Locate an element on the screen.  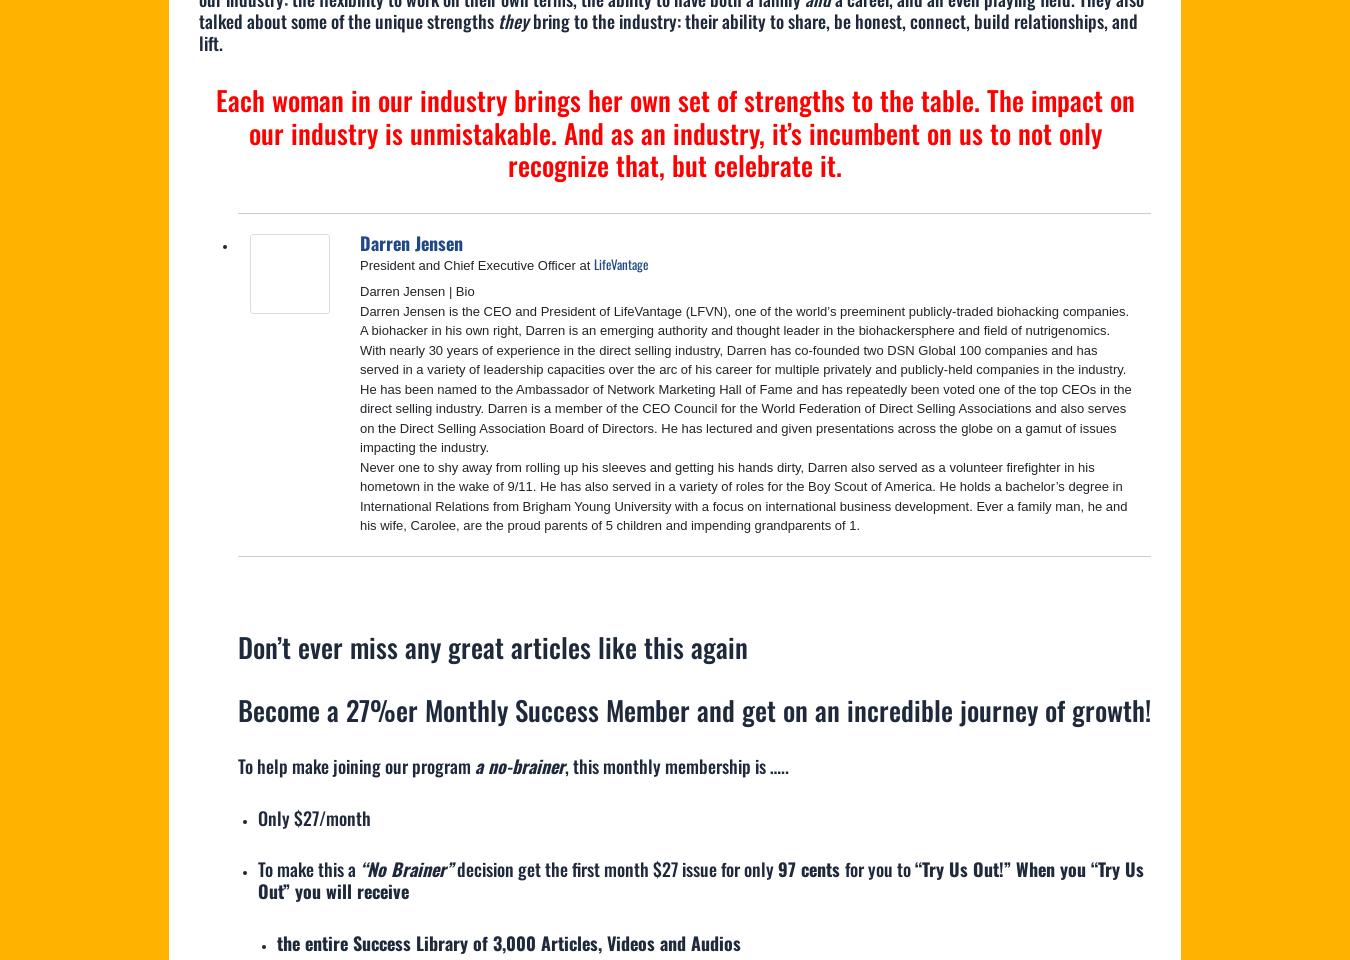
'“No Brainer”' is located at coordinates (405, 867).